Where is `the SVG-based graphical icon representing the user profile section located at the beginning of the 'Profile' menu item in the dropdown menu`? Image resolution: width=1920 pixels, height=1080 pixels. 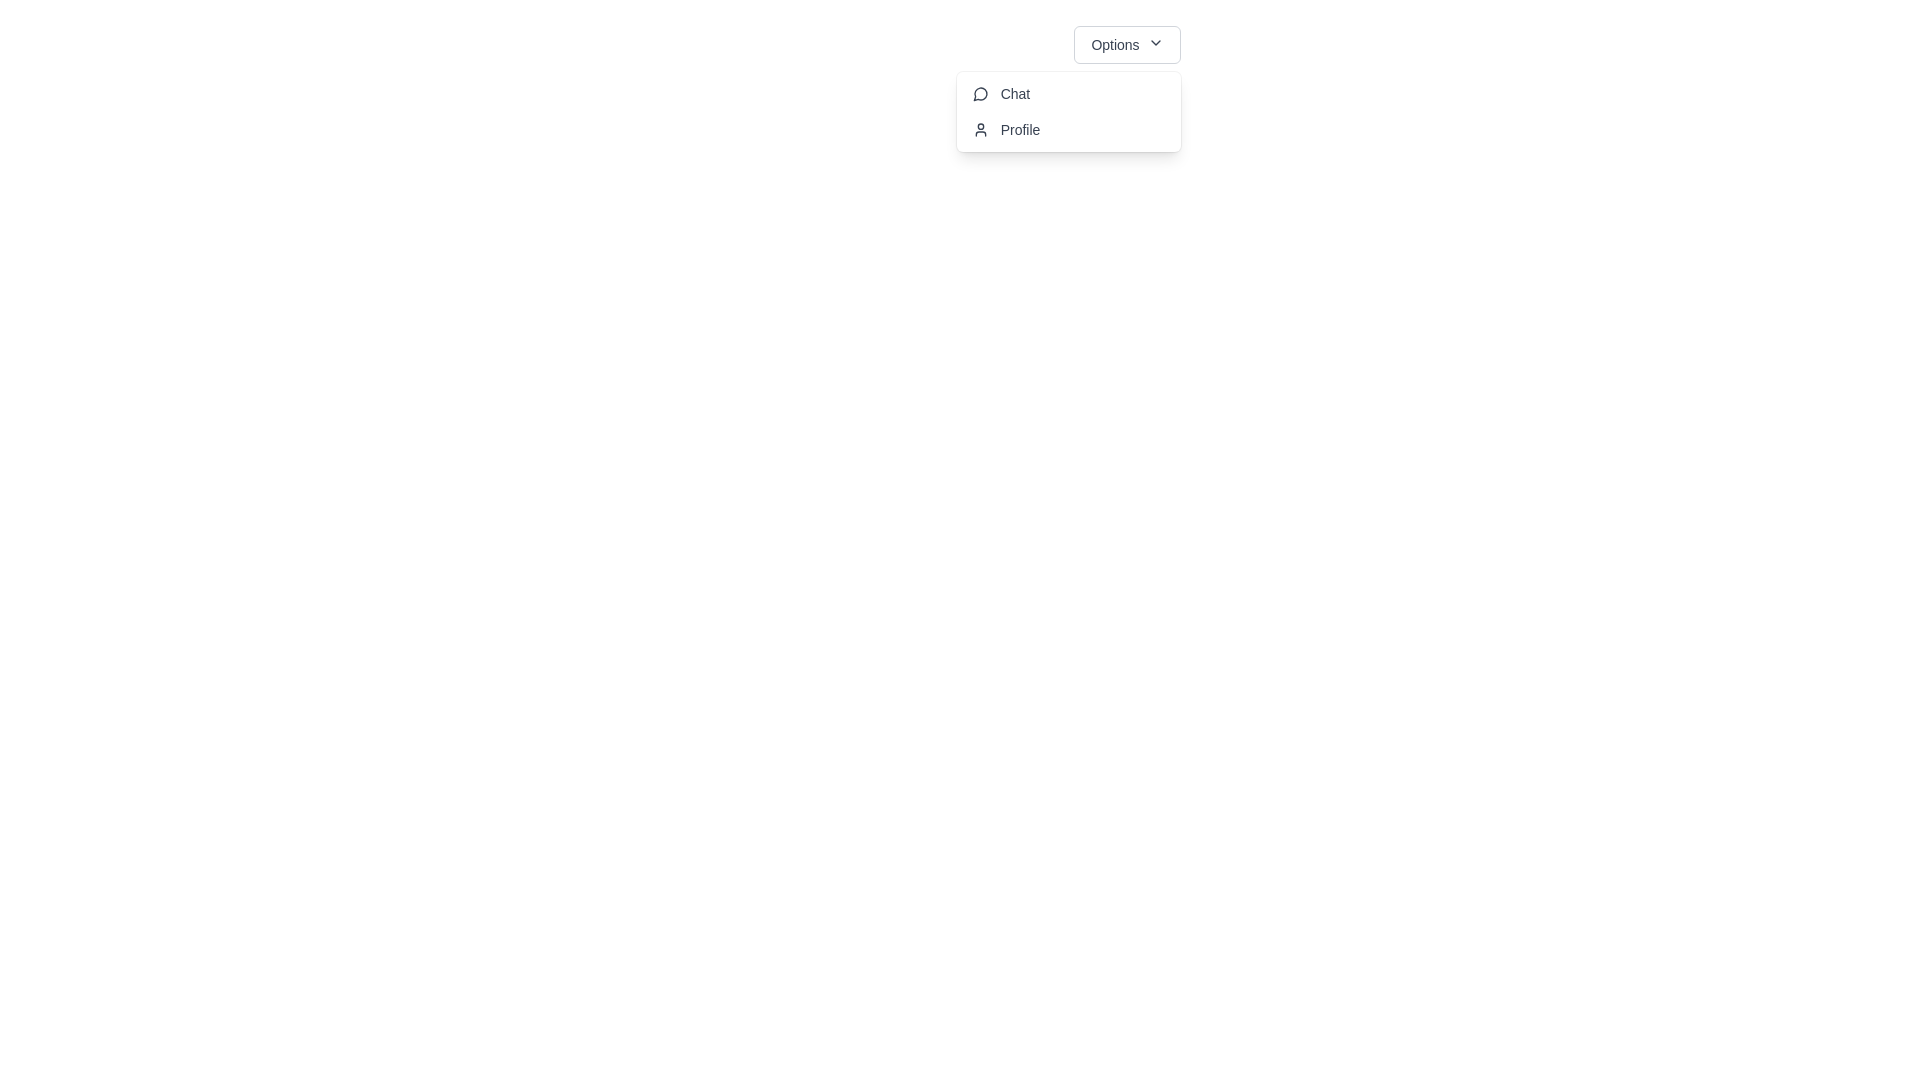
the SVG-based graphical icon representing the user profile section located at the beginning of the 'Profile' menu item in the dropdown menu is located at coordinates (980, 130).